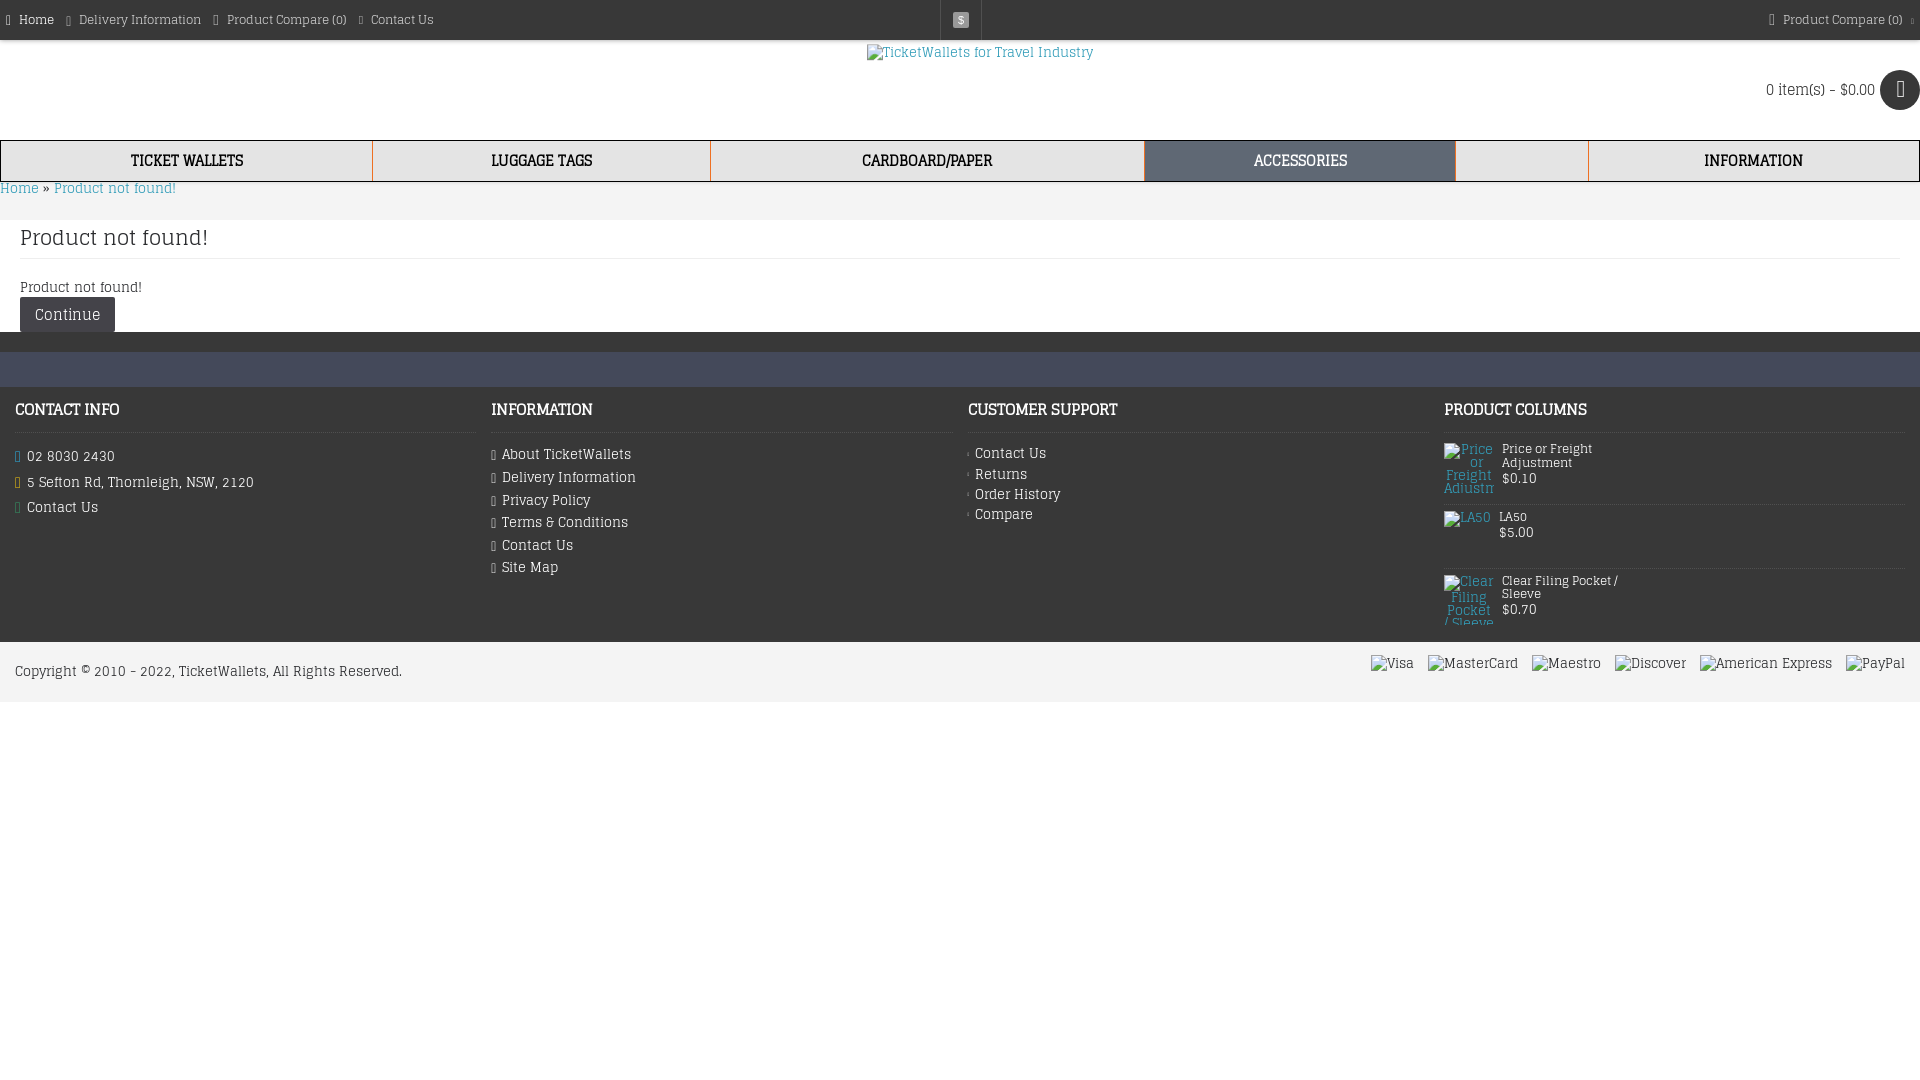  What do you see at coordinates (960, 19) in the screenshot?
I see `'$'` at bounding box center [960, 19].